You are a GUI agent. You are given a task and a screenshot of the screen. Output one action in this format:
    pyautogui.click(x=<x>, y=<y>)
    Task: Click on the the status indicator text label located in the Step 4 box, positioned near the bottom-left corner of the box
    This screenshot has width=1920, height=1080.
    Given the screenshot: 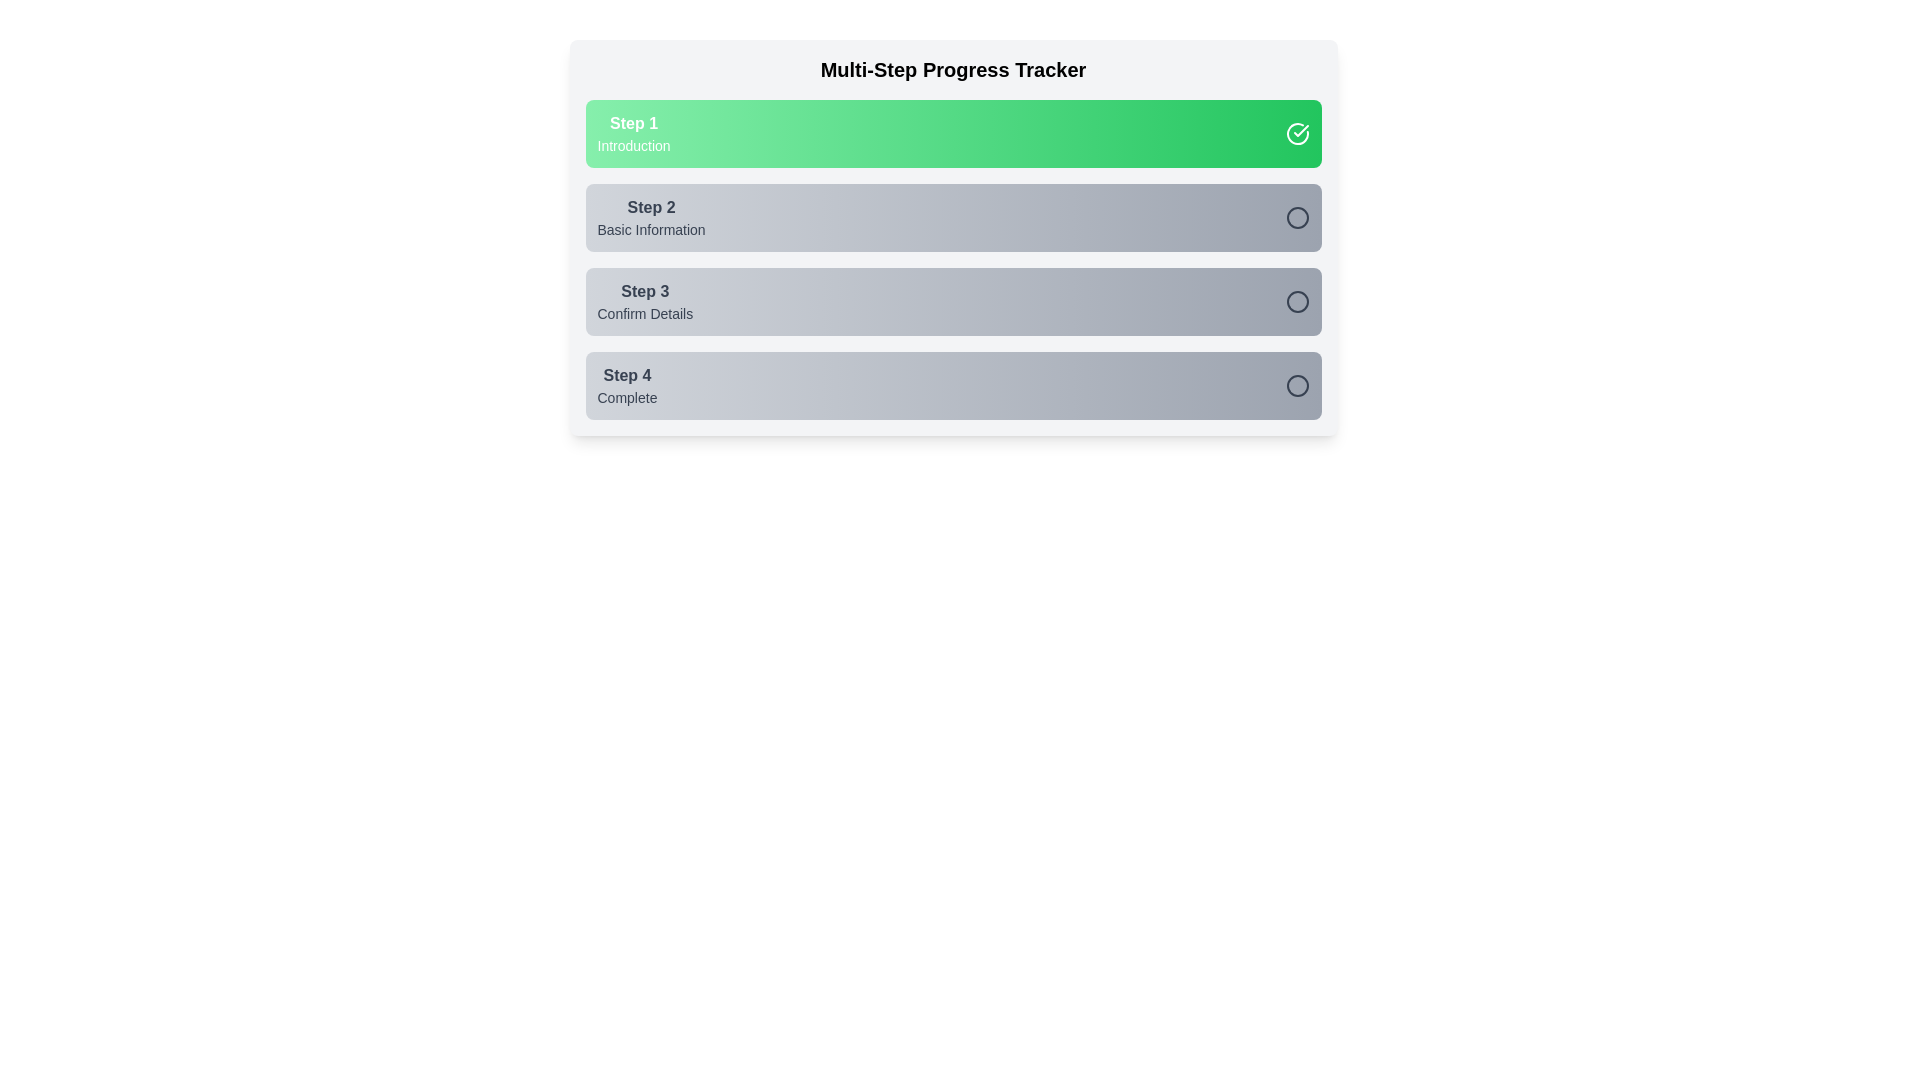 What is the action you would take?
    pyautogui.click(x=626, y=397)
    